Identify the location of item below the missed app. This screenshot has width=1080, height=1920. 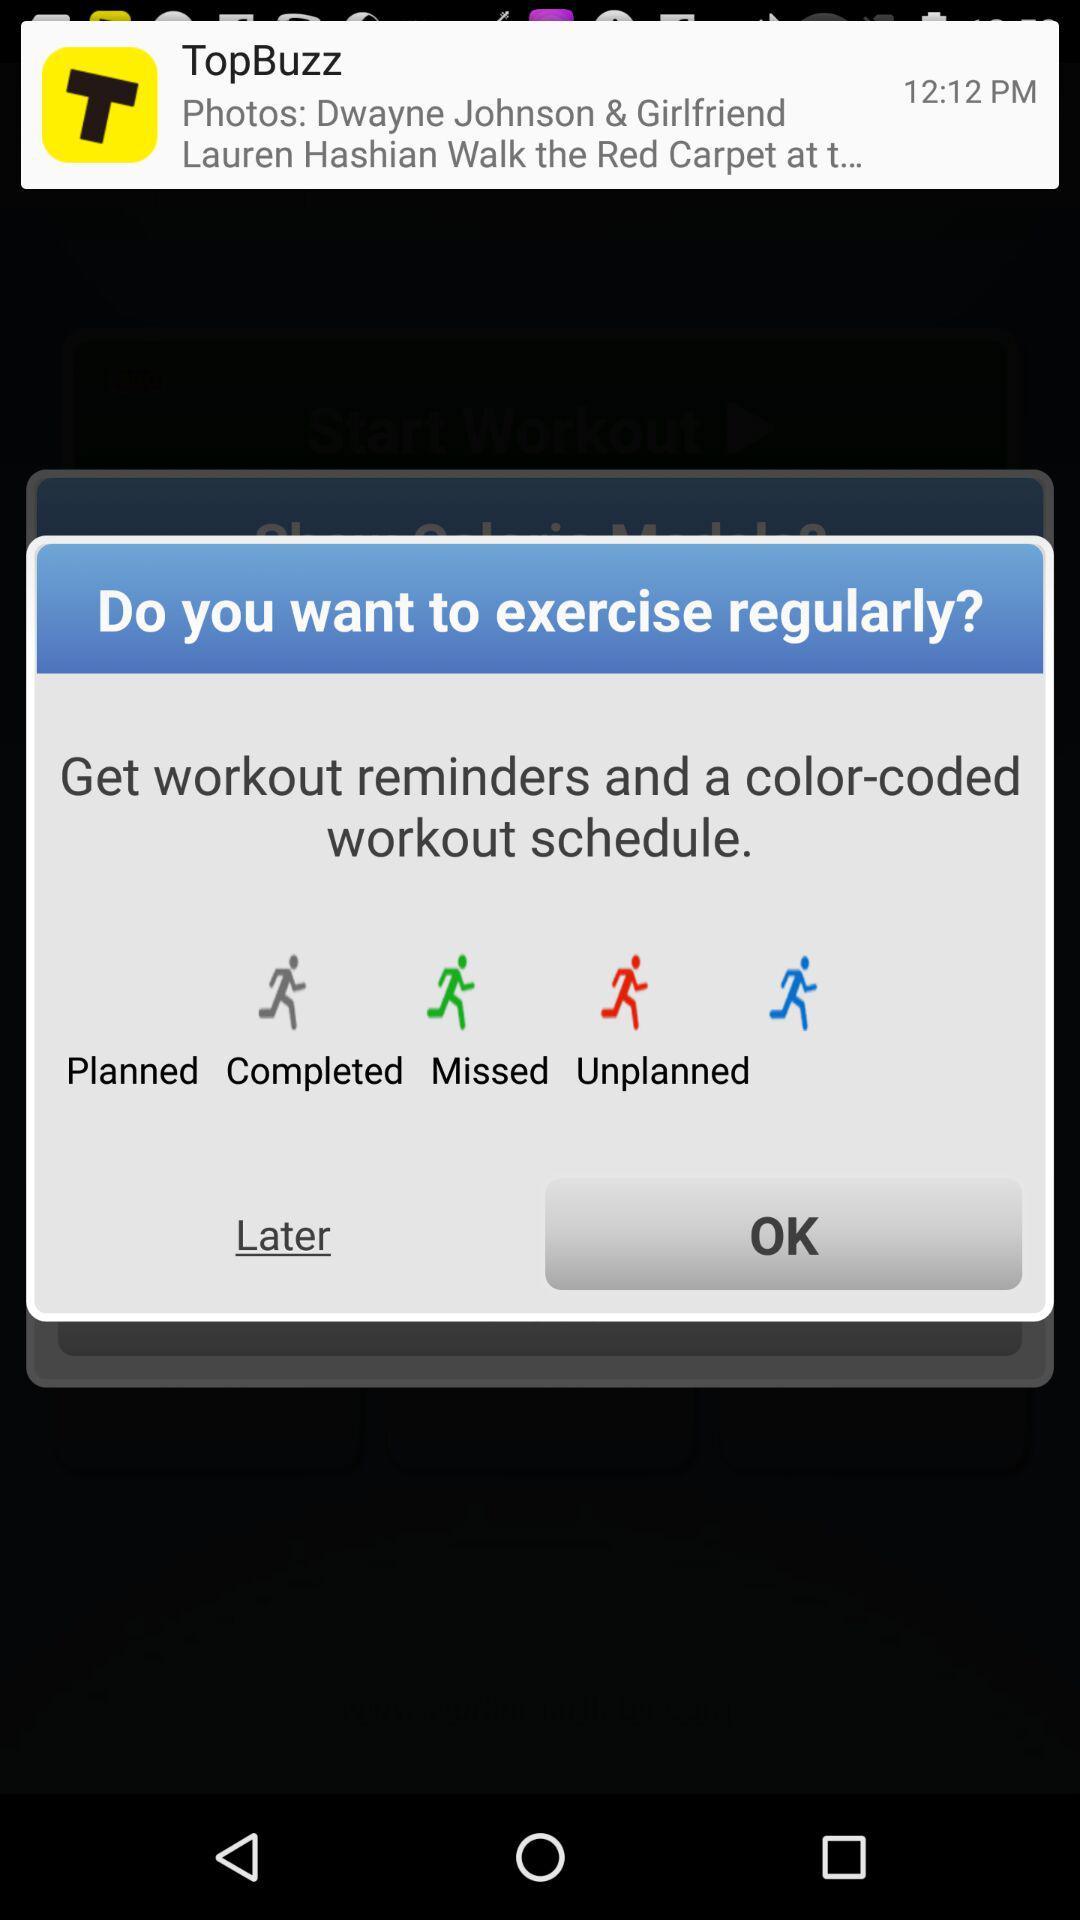
(782, 1233).